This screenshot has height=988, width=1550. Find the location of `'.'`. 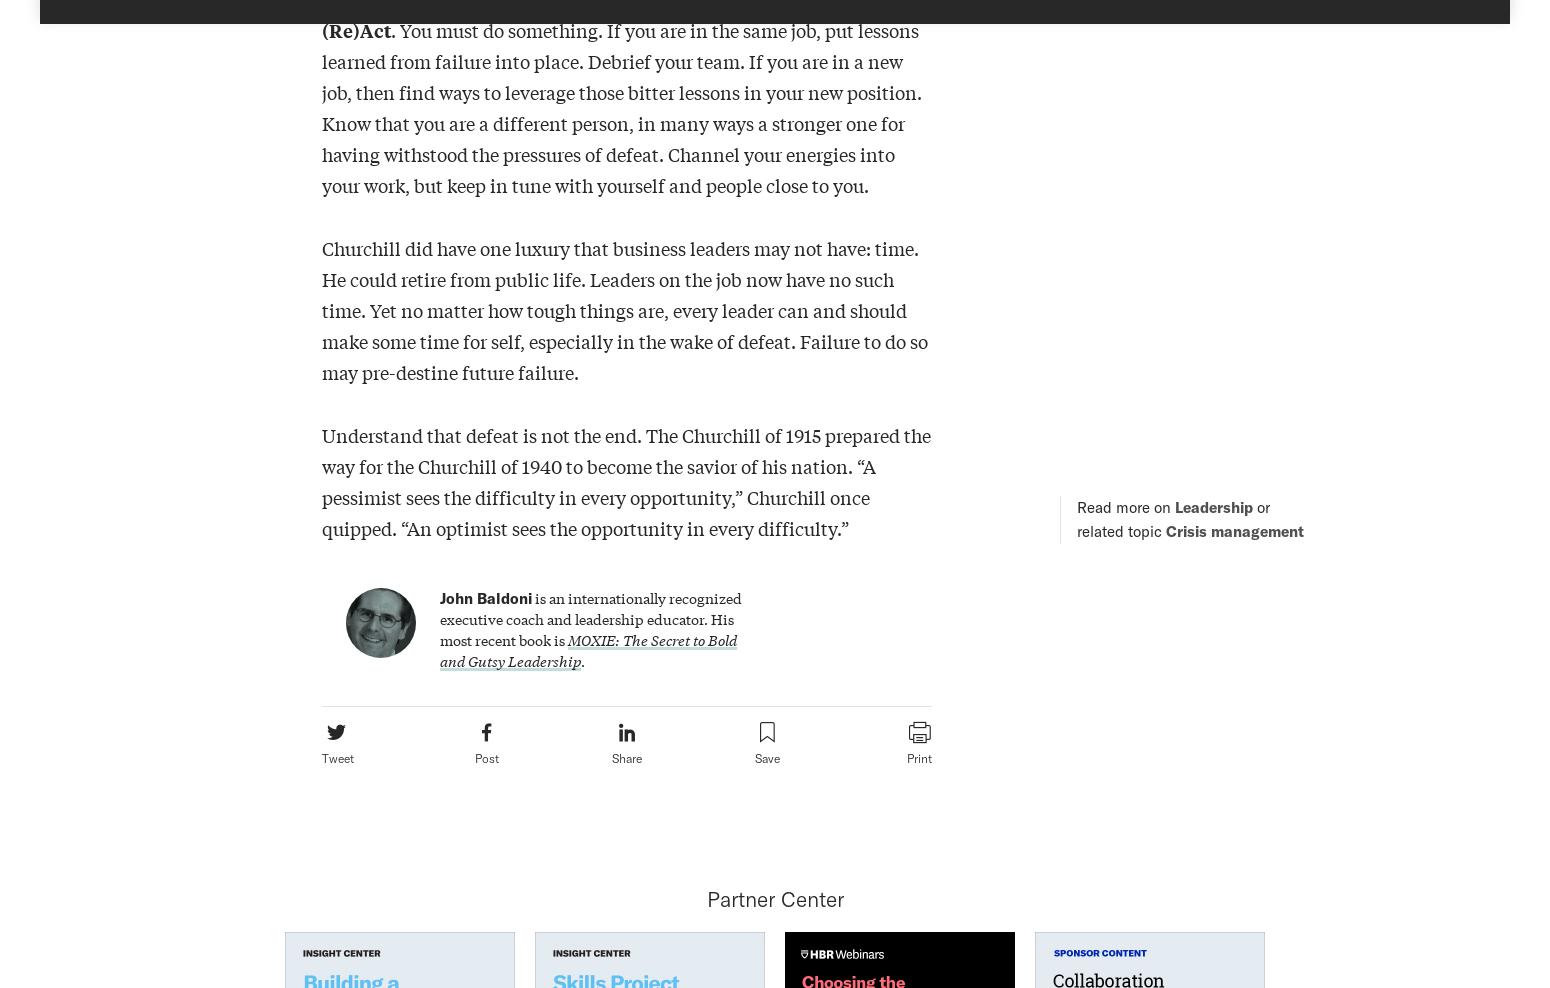

'.' is located at coordinates (582, 659).